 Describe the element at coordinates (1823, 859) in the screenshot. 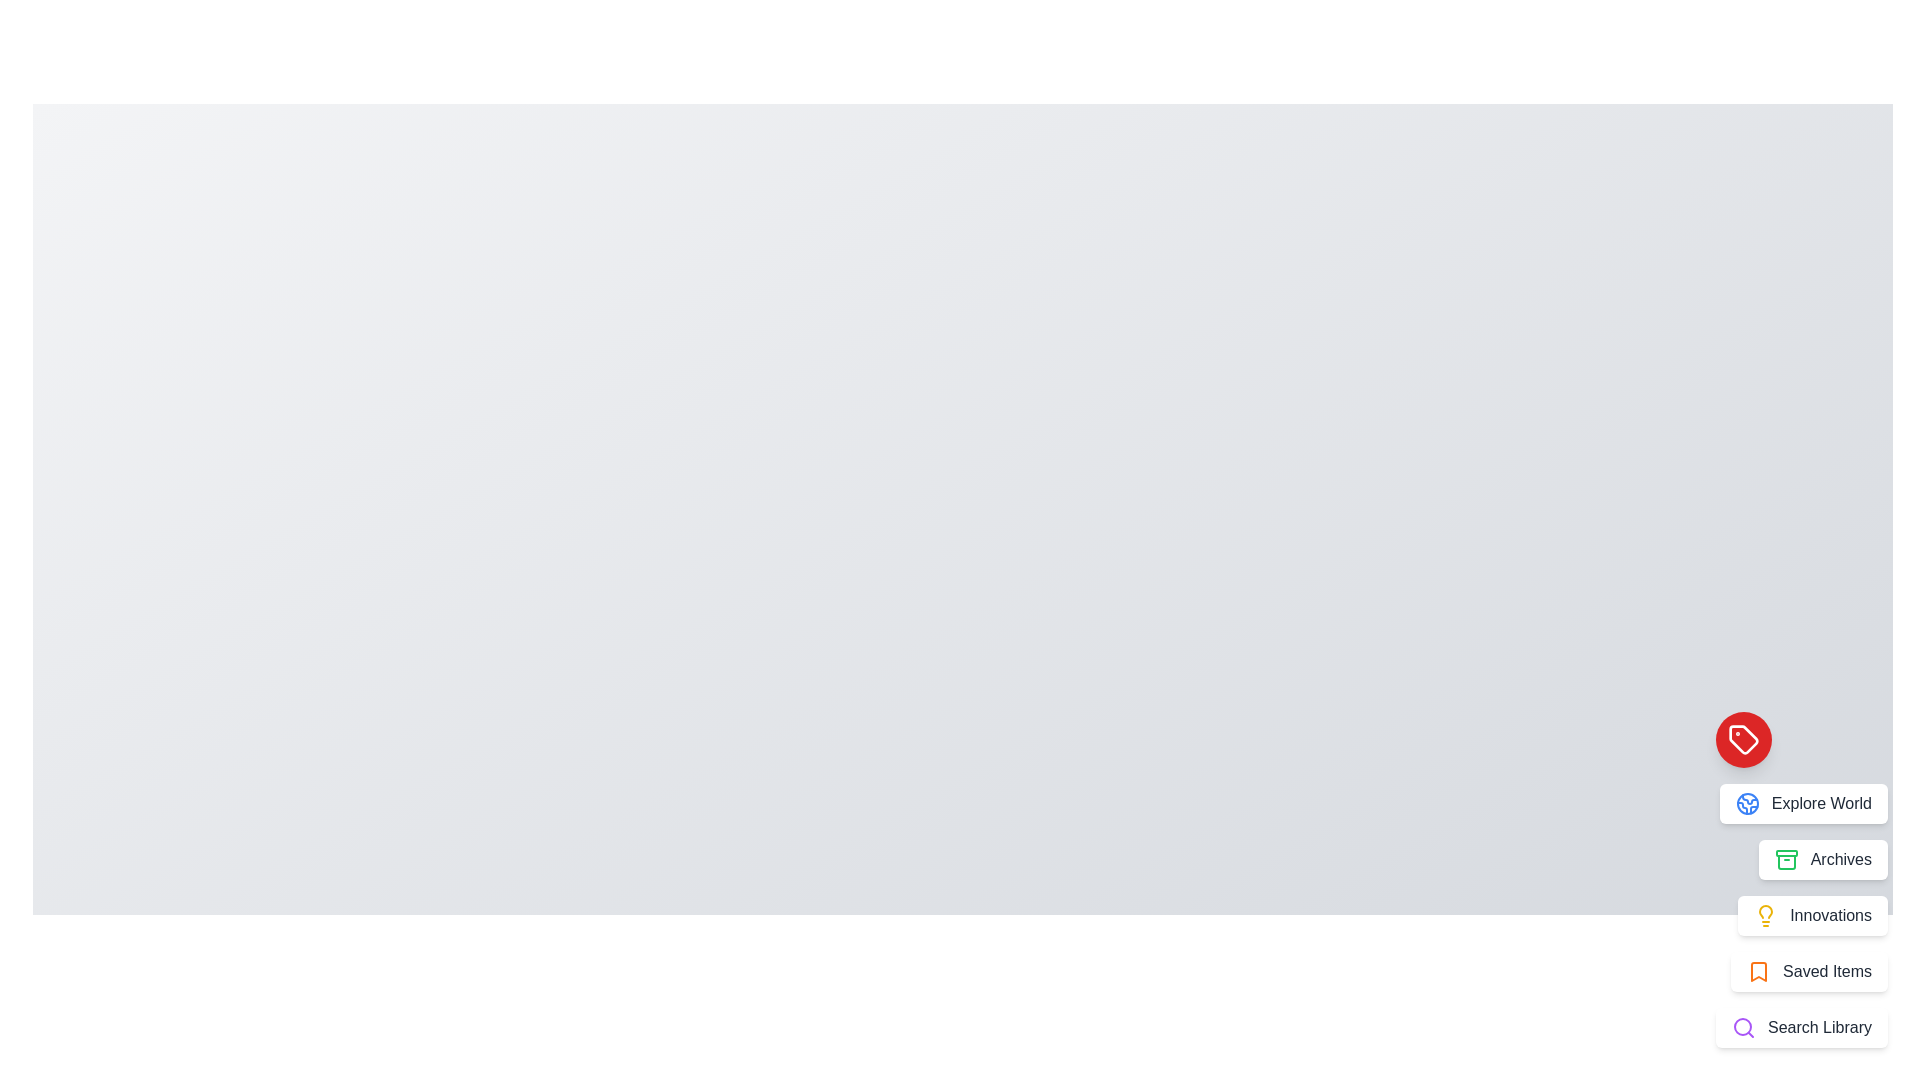

I see `the menu item labeled 'Archives' to observe its hover effect` at that location.